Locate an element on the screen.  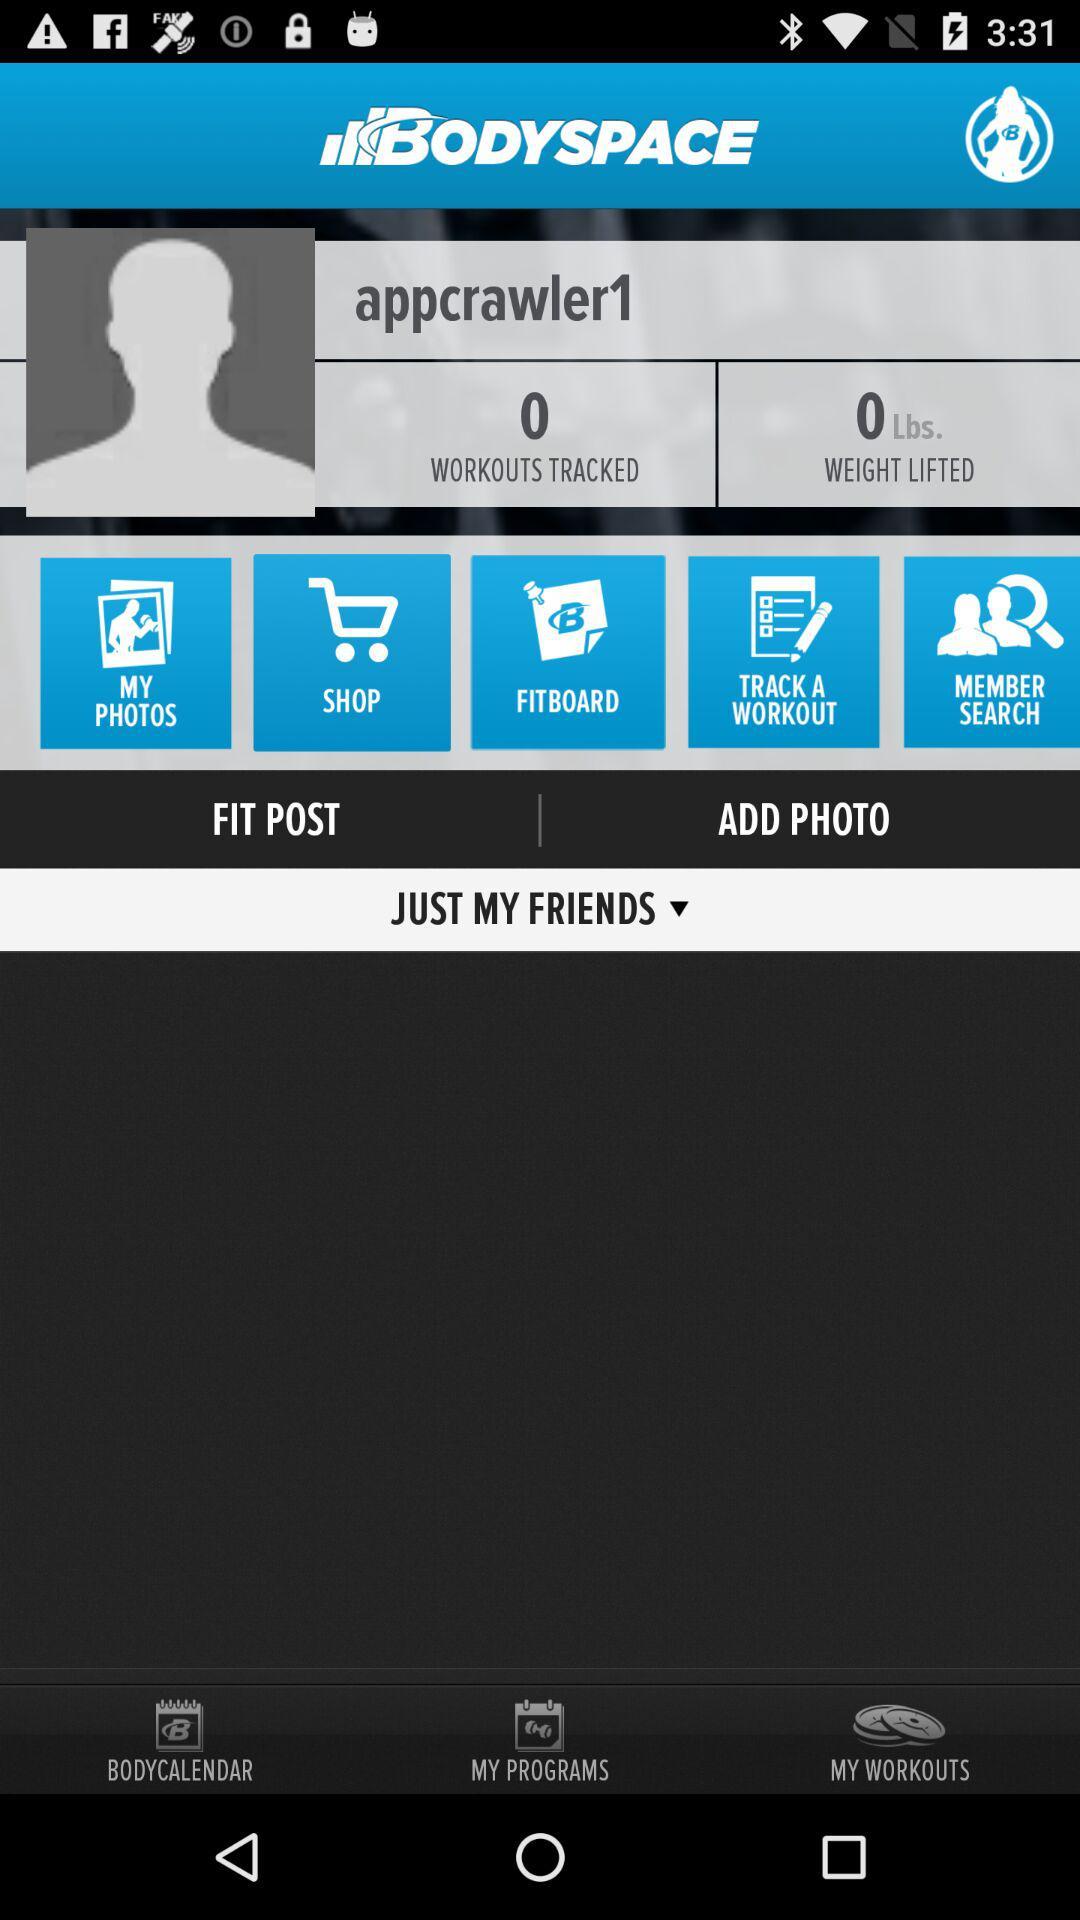
icon below the pull to refresh... item is located at coordinates (540, 298).